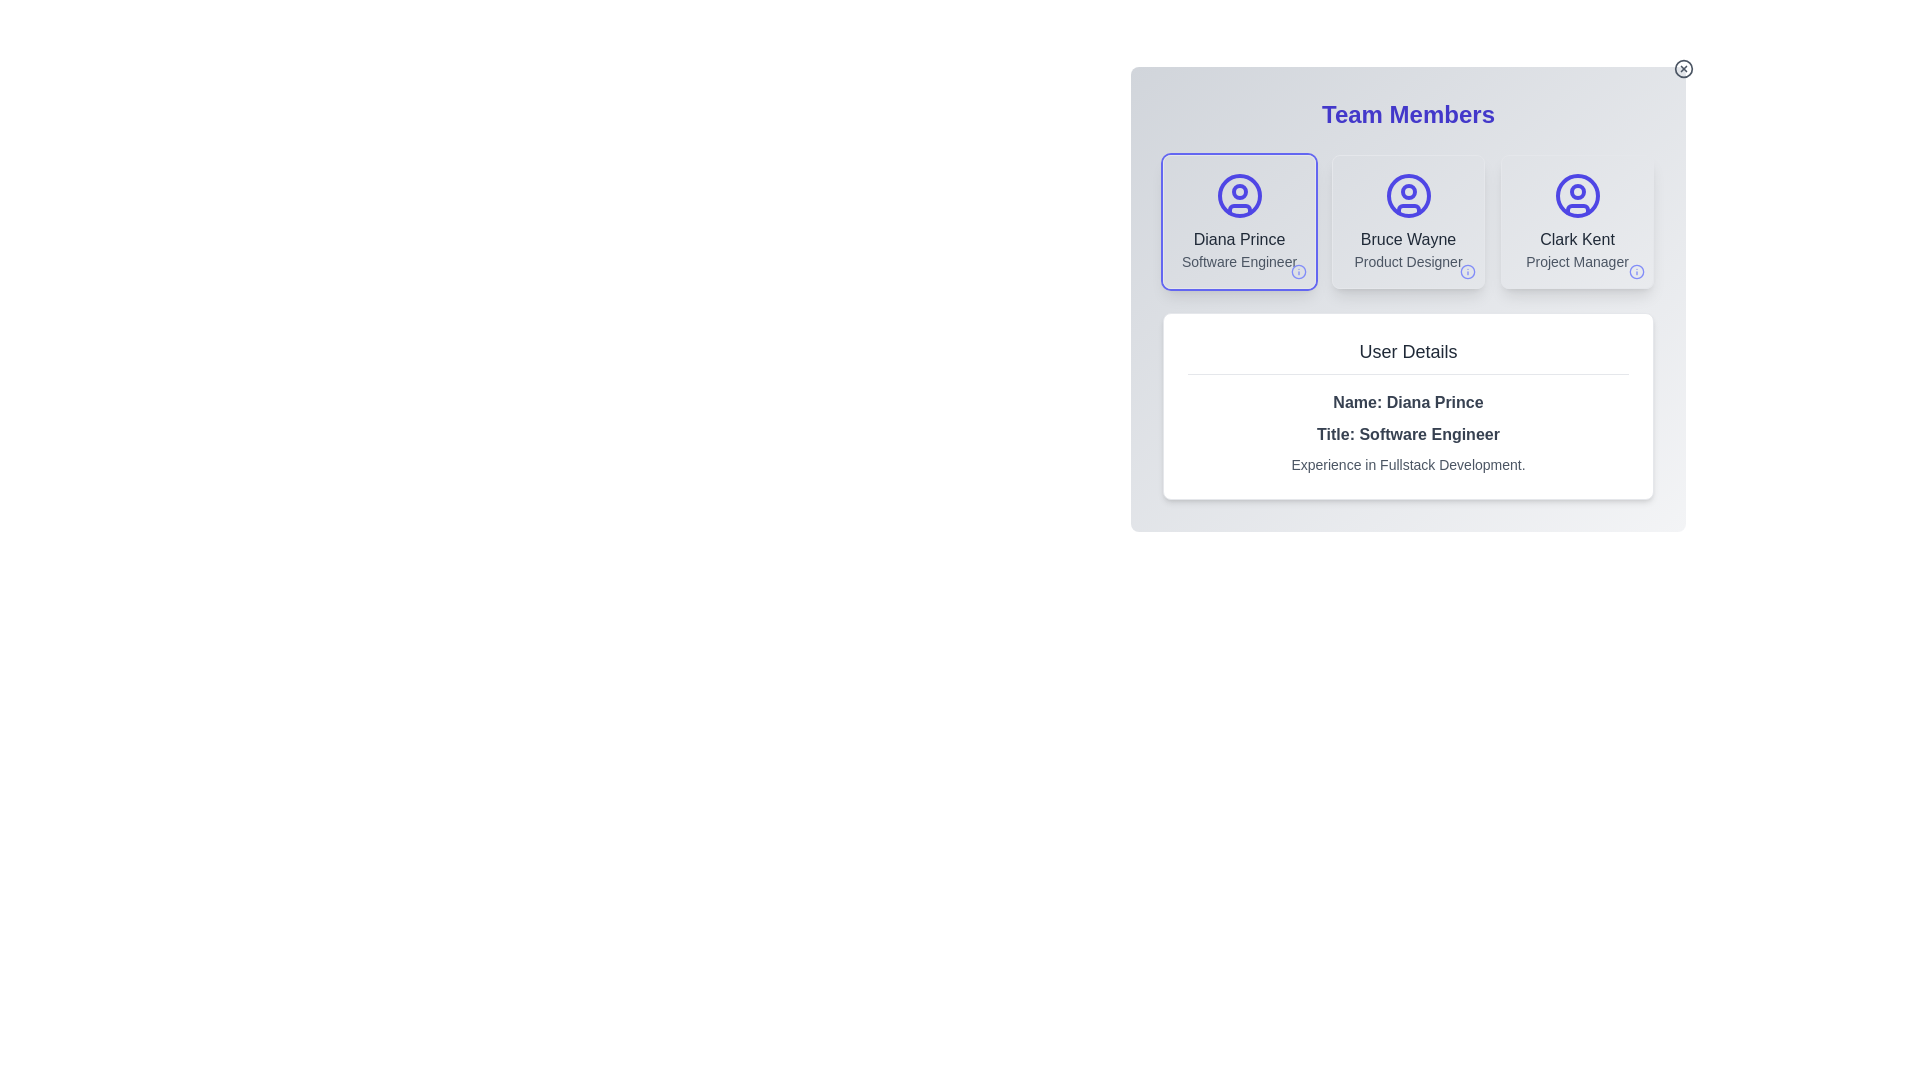 This screenshot has height=1080, width=1920. What do you see at coordinates (1576, 192) in the screenshot?
I see `the smaller circle within the user profile icon representing Diana Prince, located in the upper left card of the layout` at bounding box center [1576, 192].